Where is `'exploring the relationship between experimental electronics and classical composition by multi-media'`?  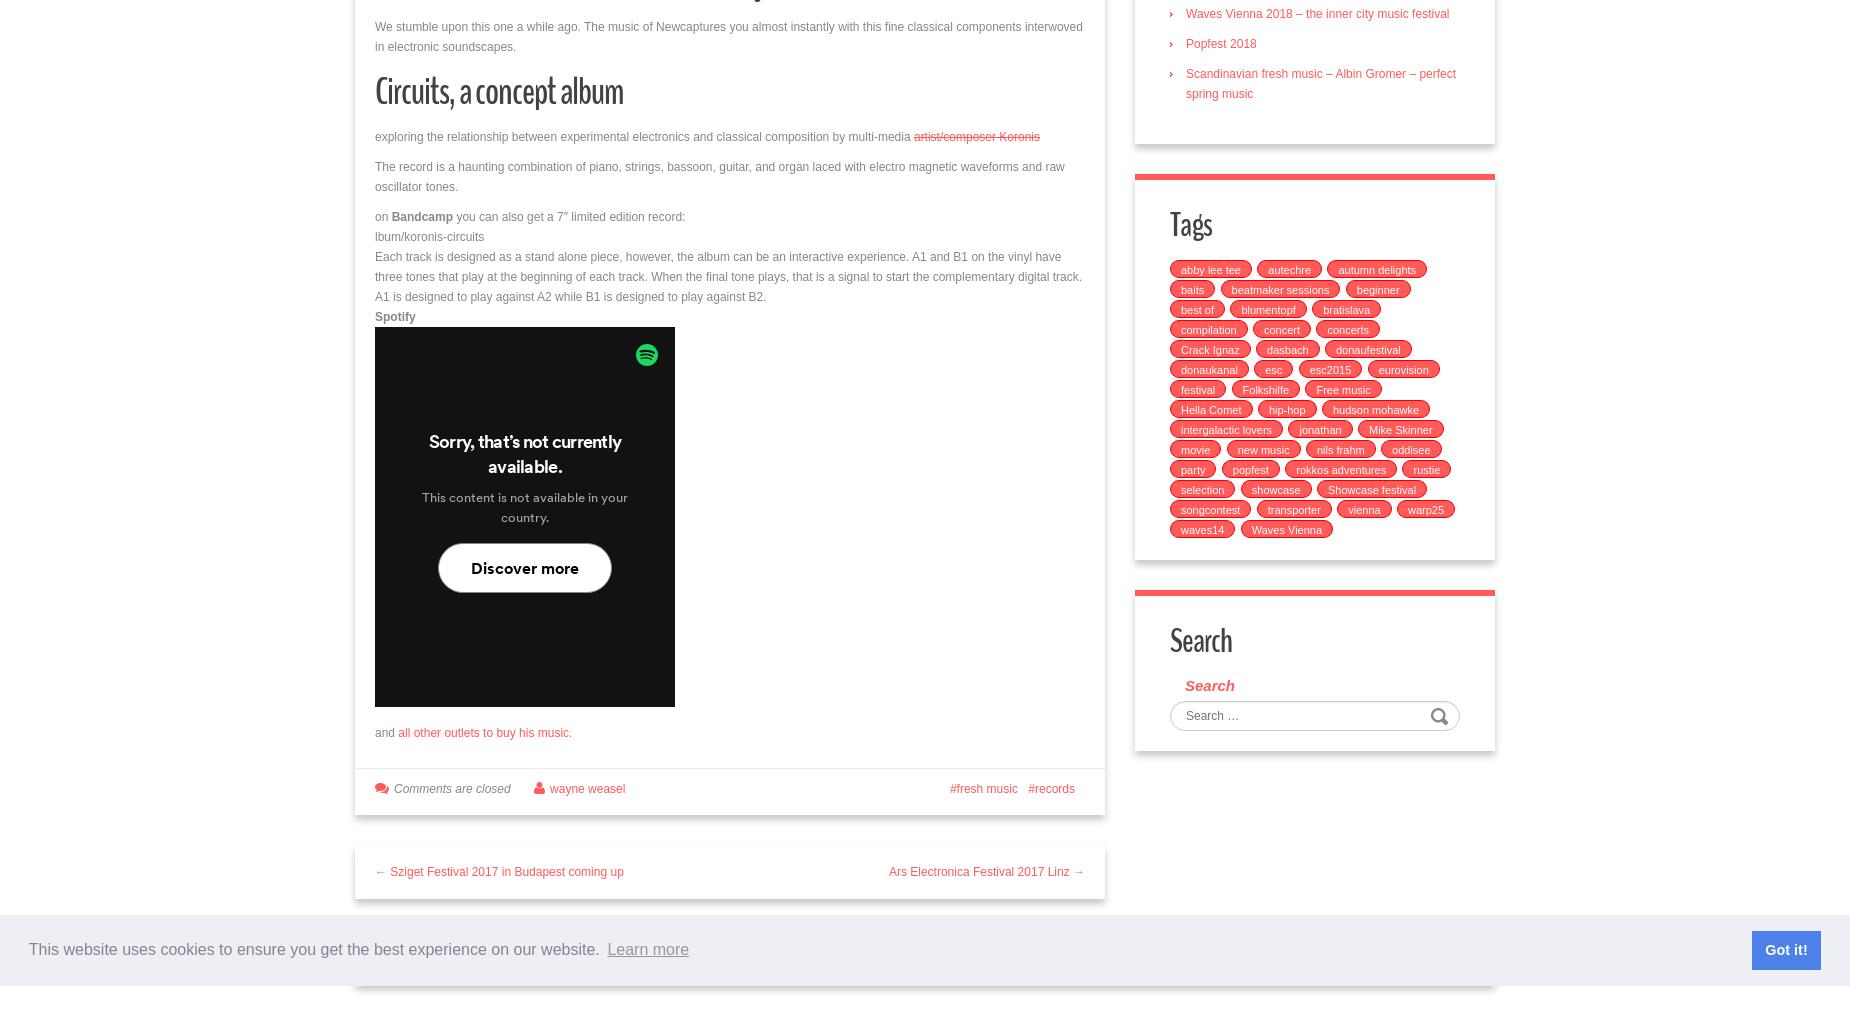
'exploring the relationship between experimental electronics and classical composition by multi-media' is located at coordinates (643, 136).